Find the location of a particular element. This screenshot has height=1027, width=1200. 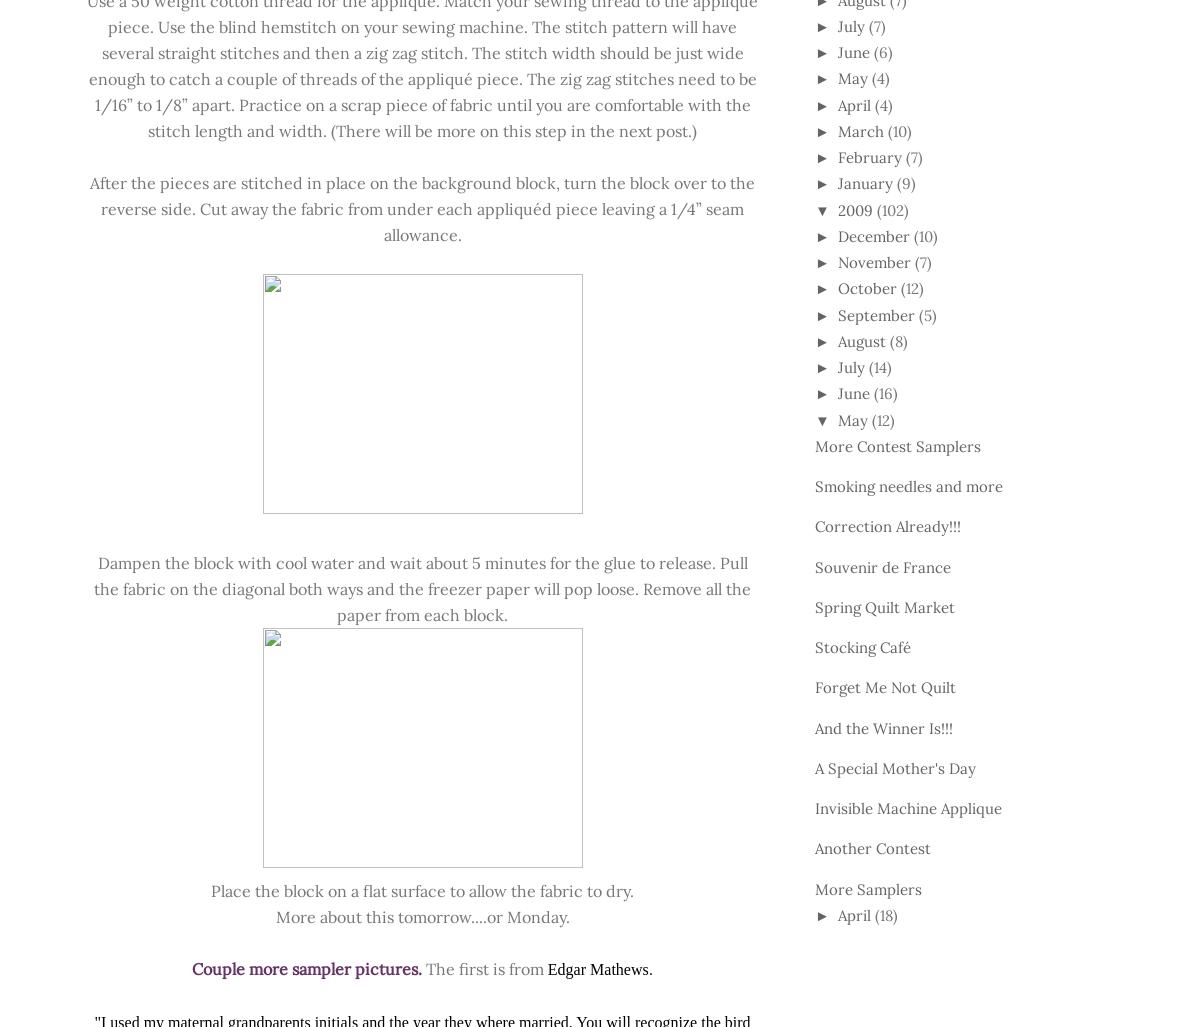

'(18)' is located at coordinates (884, 914).